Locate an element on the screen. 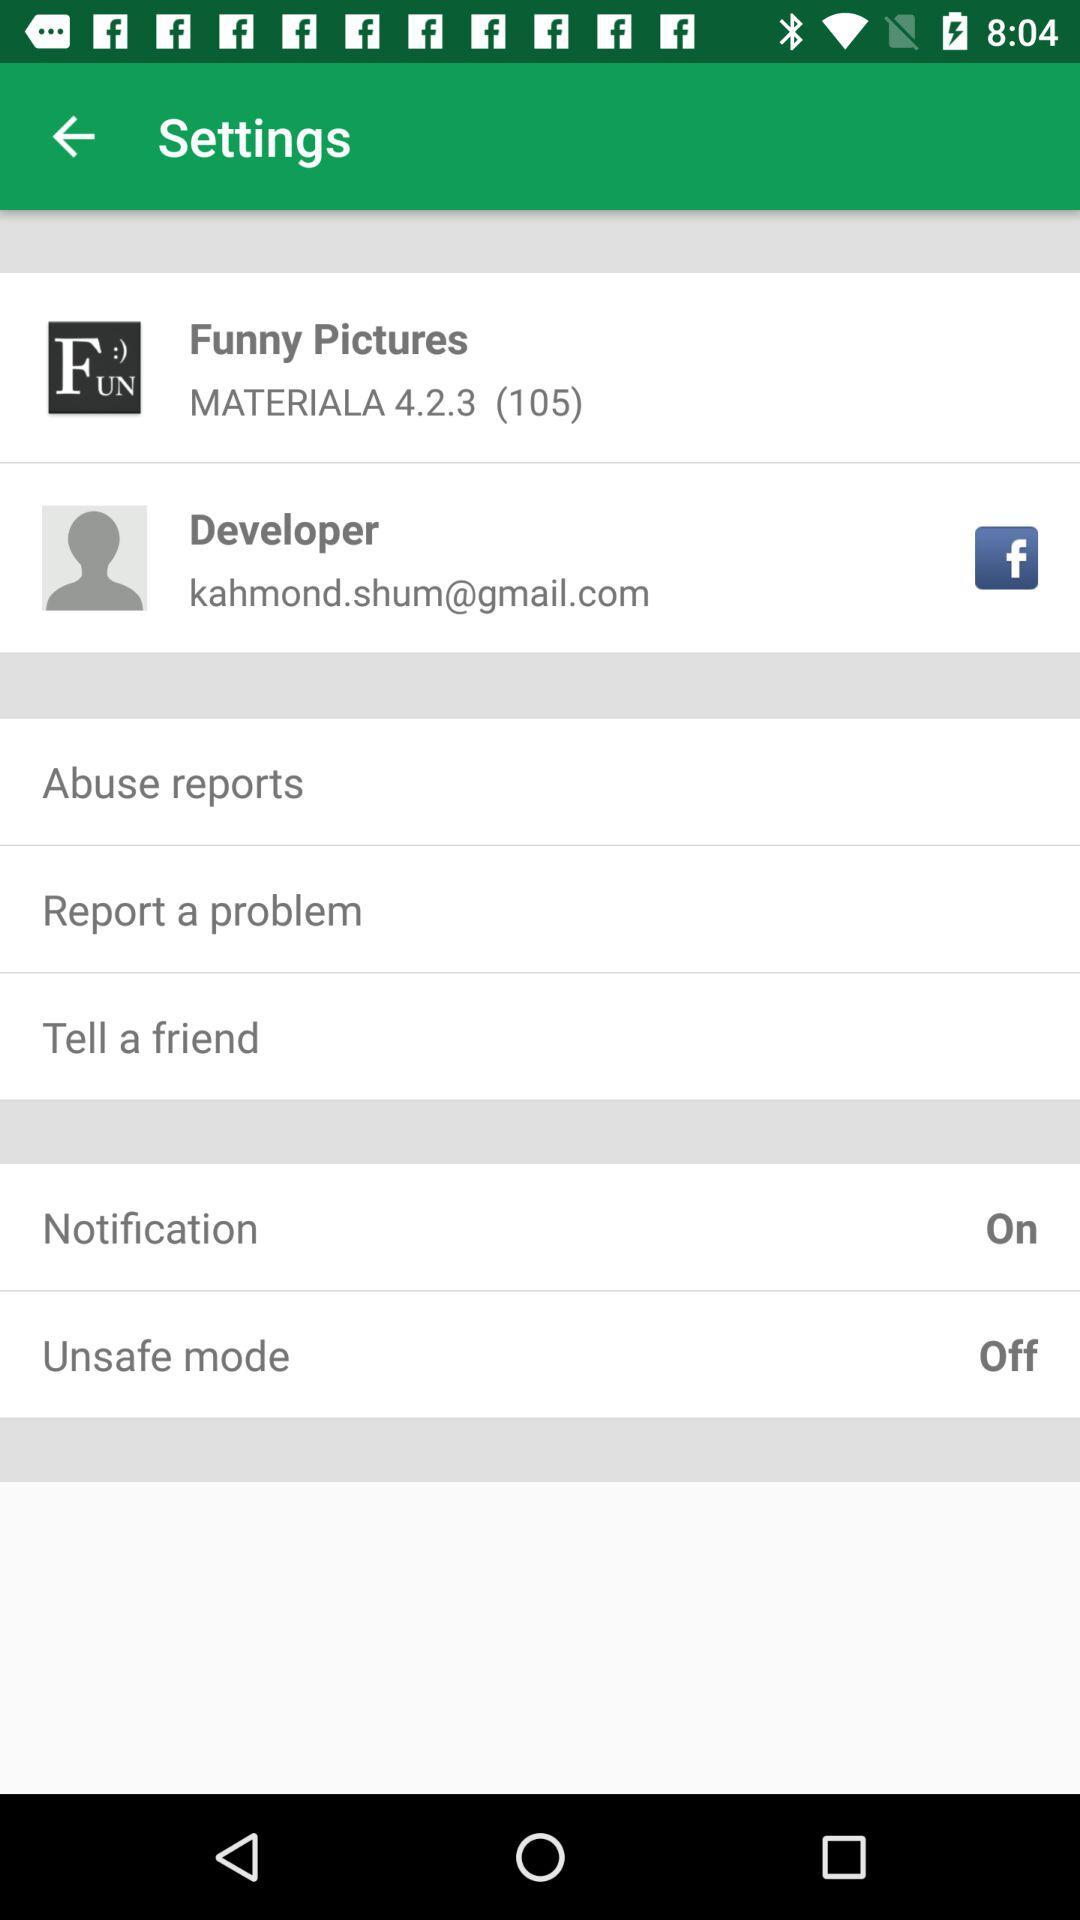  report a problem is located at coordinates (540, 907).